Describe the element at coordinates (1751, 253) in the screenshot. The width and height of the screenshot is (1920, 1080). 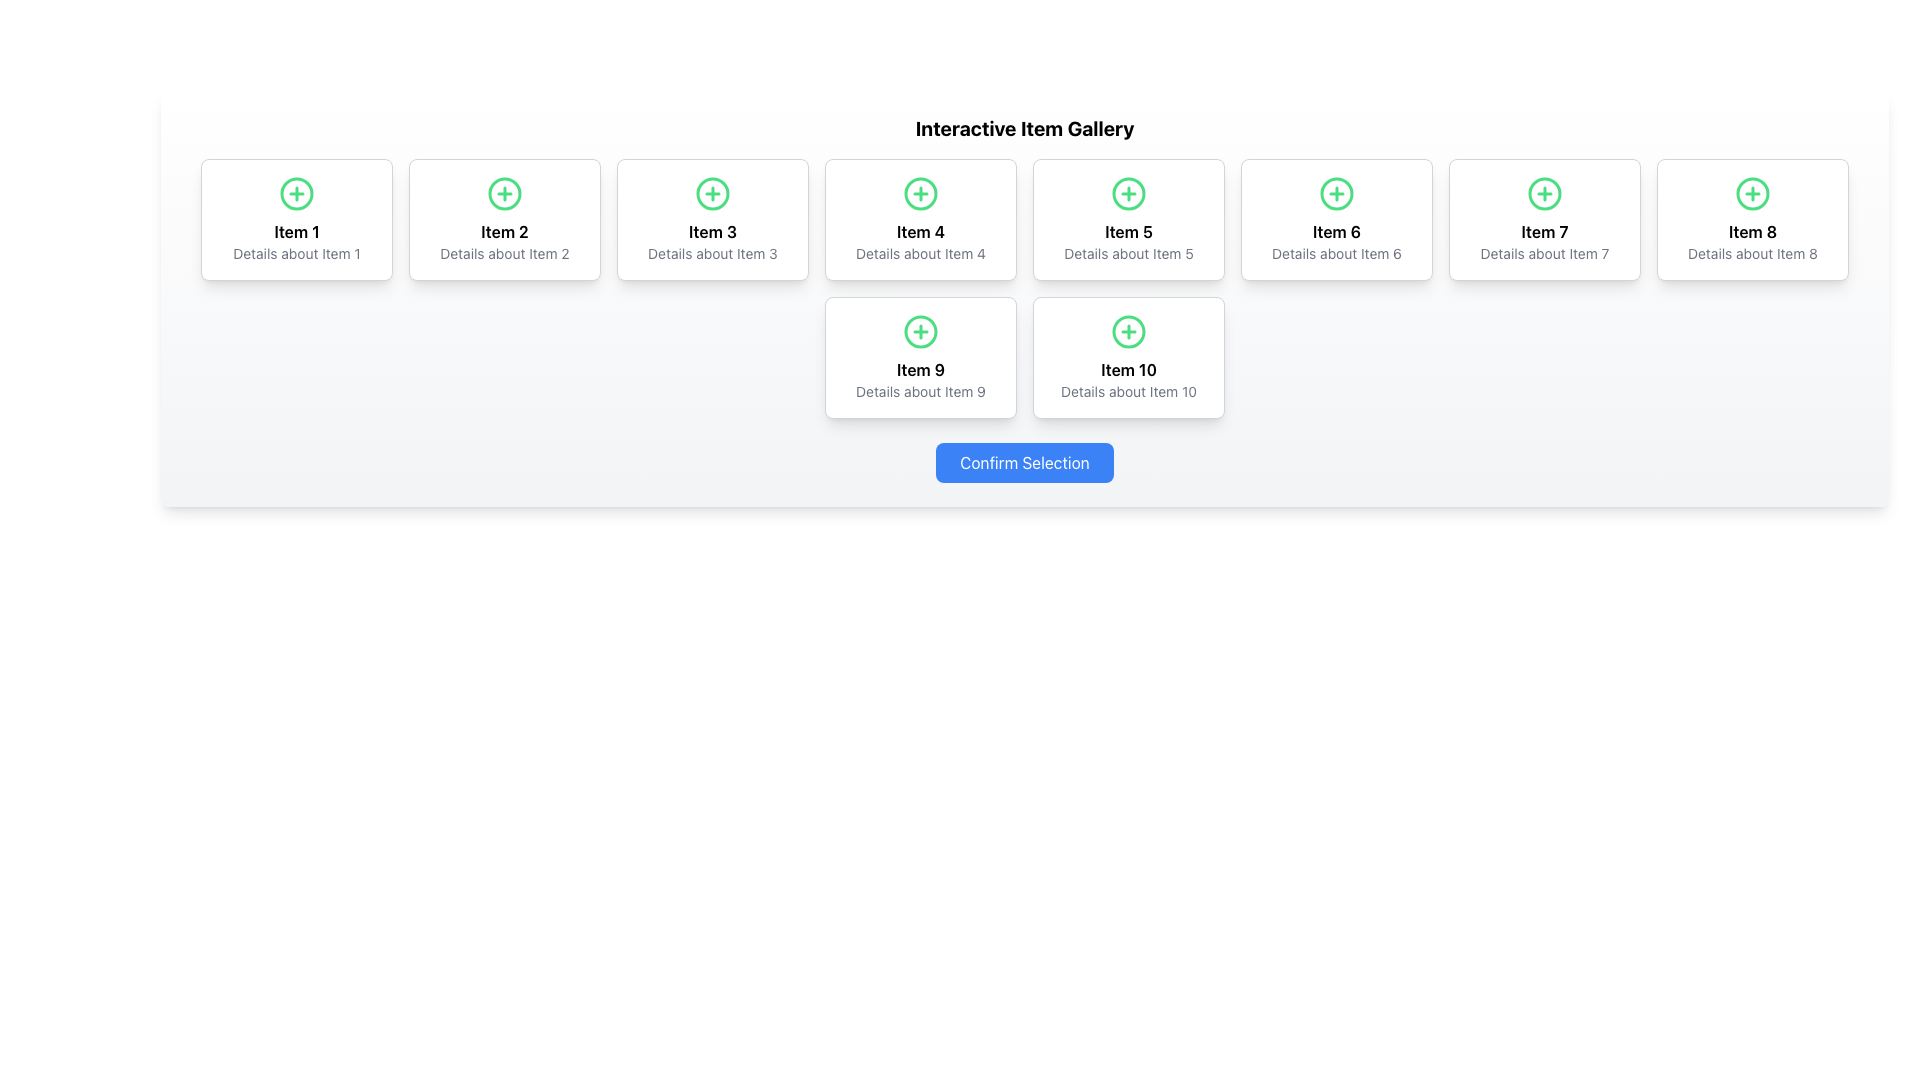
I see `the text label that reads 'Details about Item 8', which is styled in gray and located below the bold title 'Item 8'` at that location.